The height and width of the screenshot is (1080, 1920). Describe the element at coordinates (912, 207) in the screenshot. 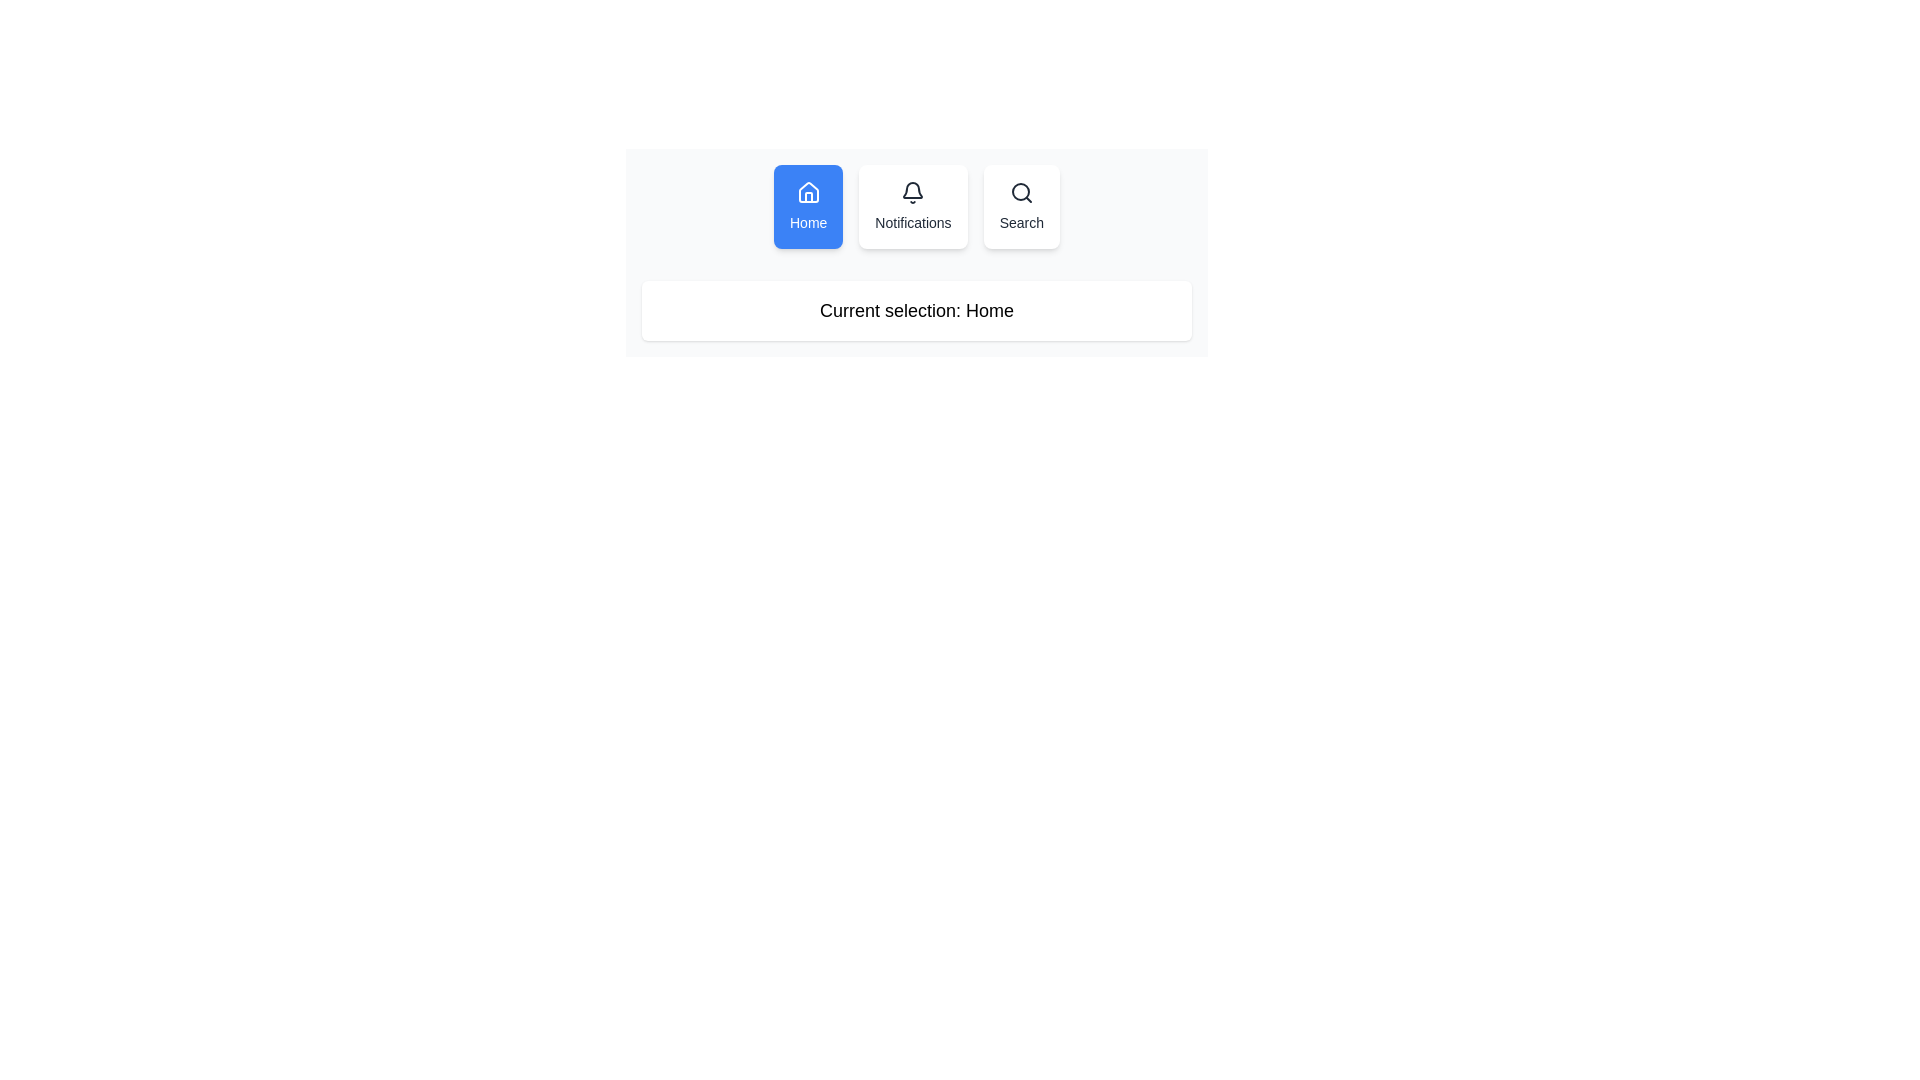

I see `the Notifications button, which is the second button in a horizontal group of three buttons` at that location.